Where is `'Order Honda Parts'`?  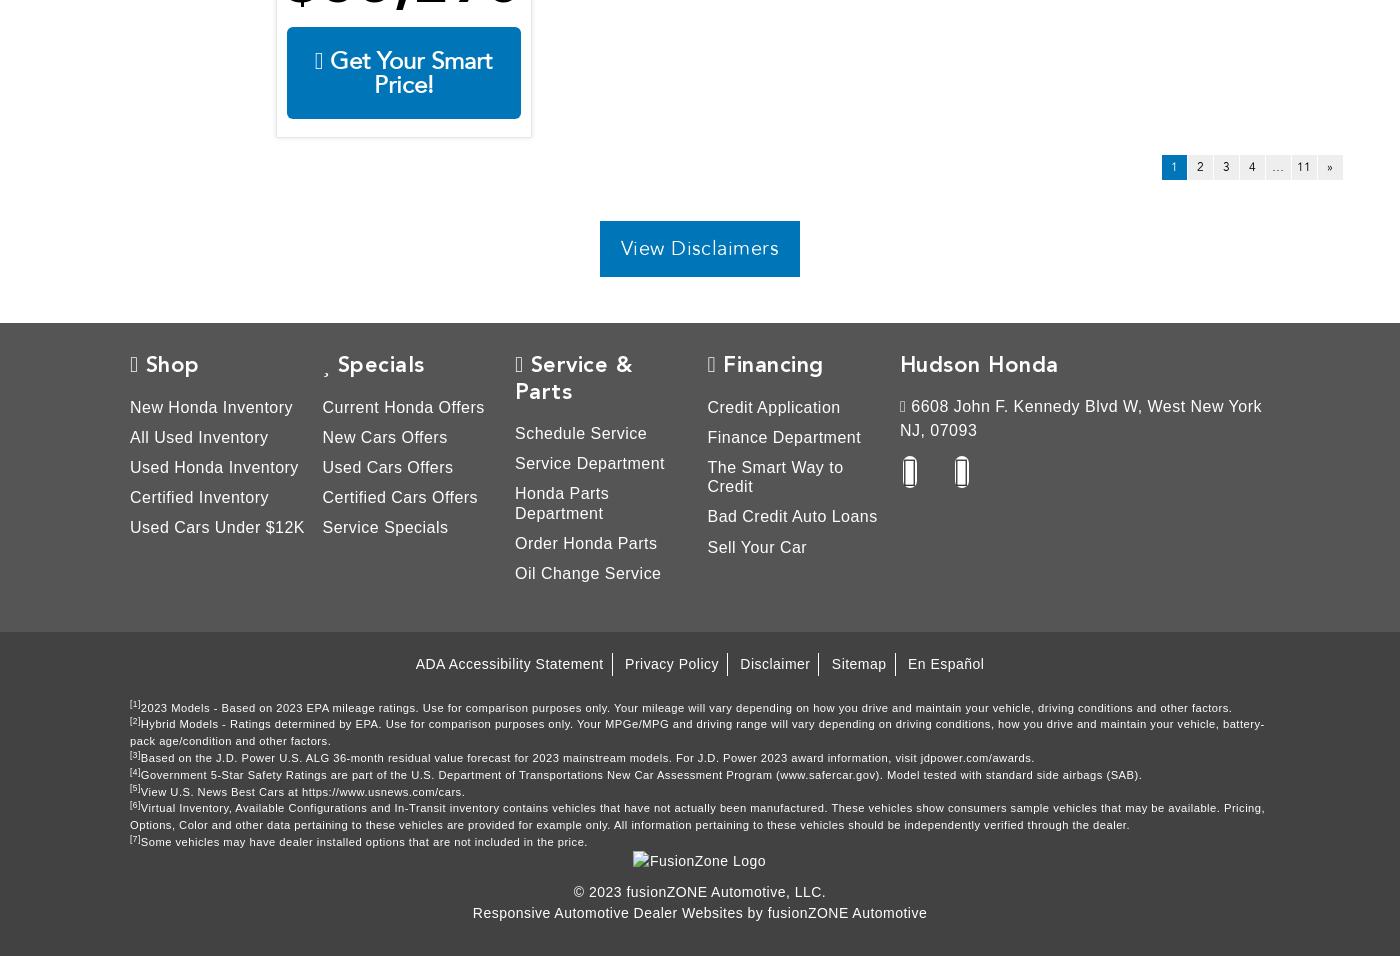 'Order Honda Parts' is located at coordinates (515, 541).